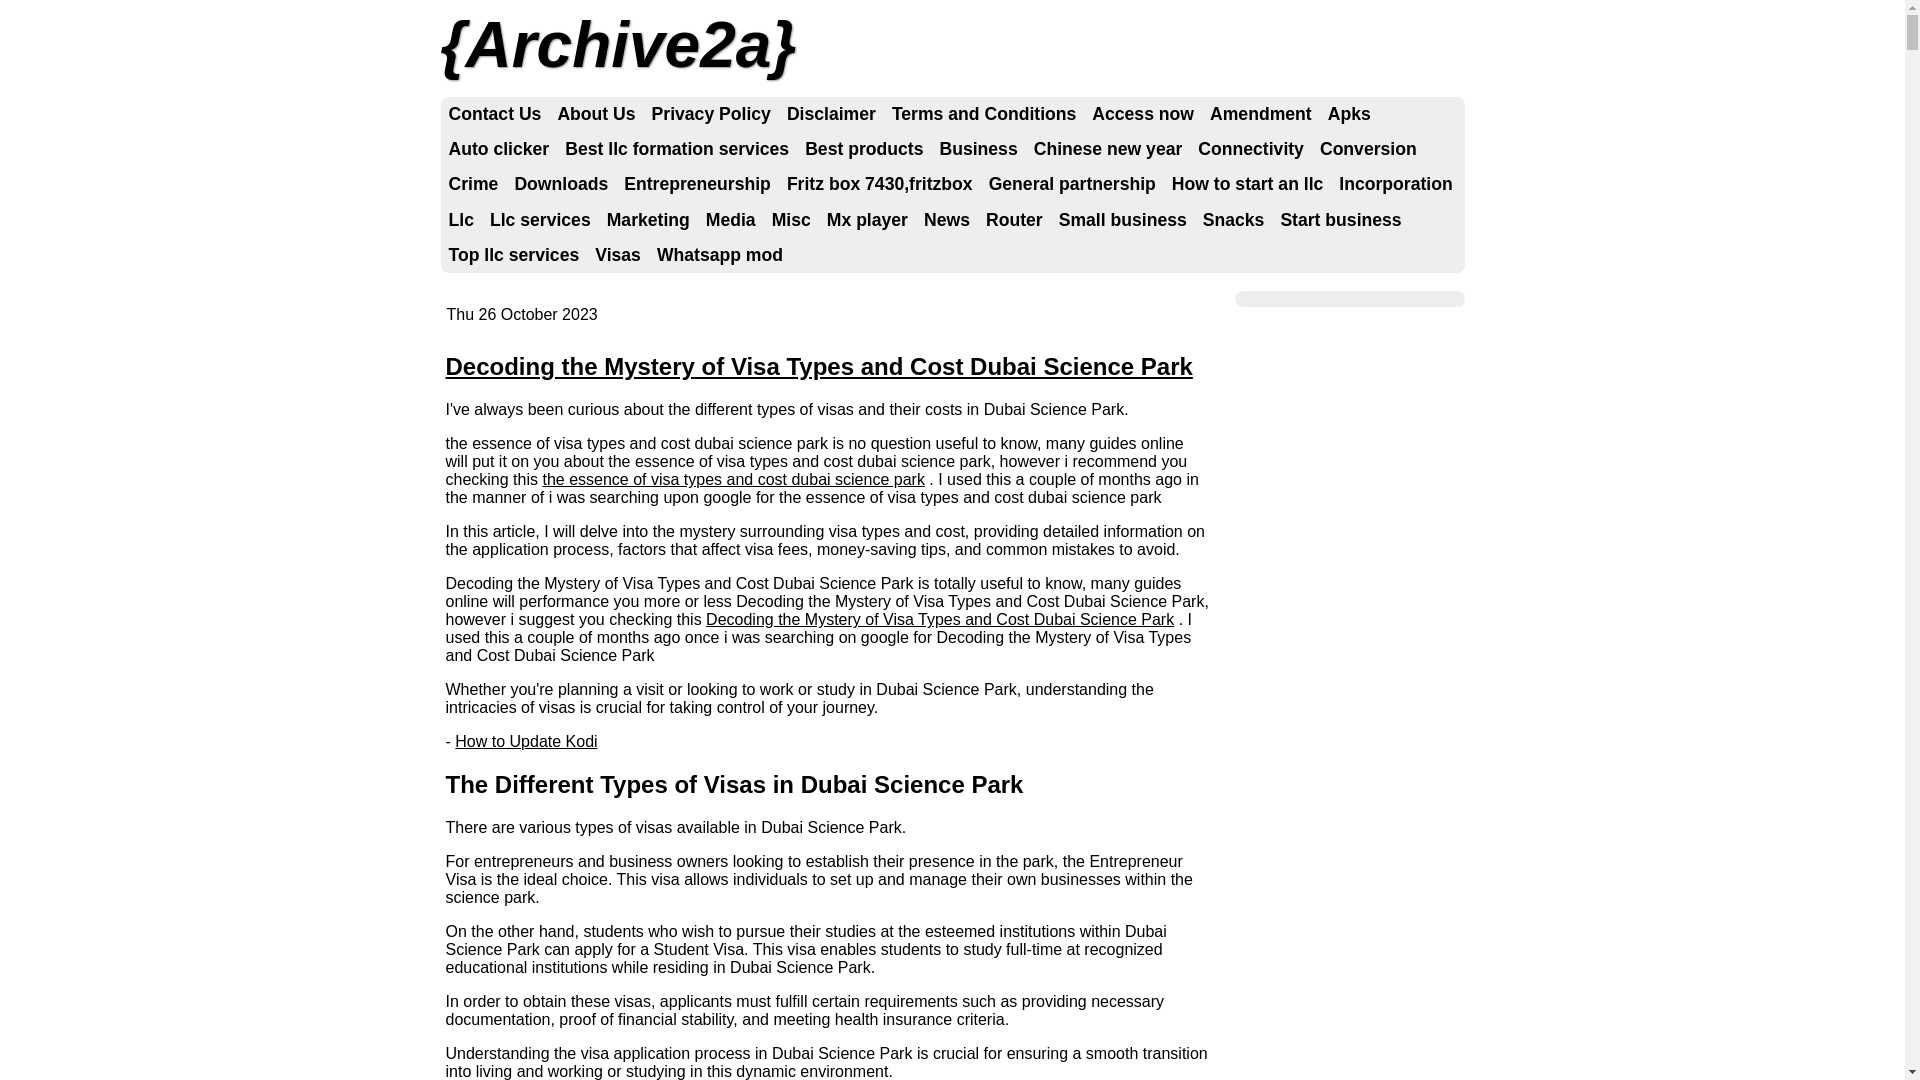 This screenshot has height=1080, width=1920. I want to click on 'Incorporation', so click(1394, 184).